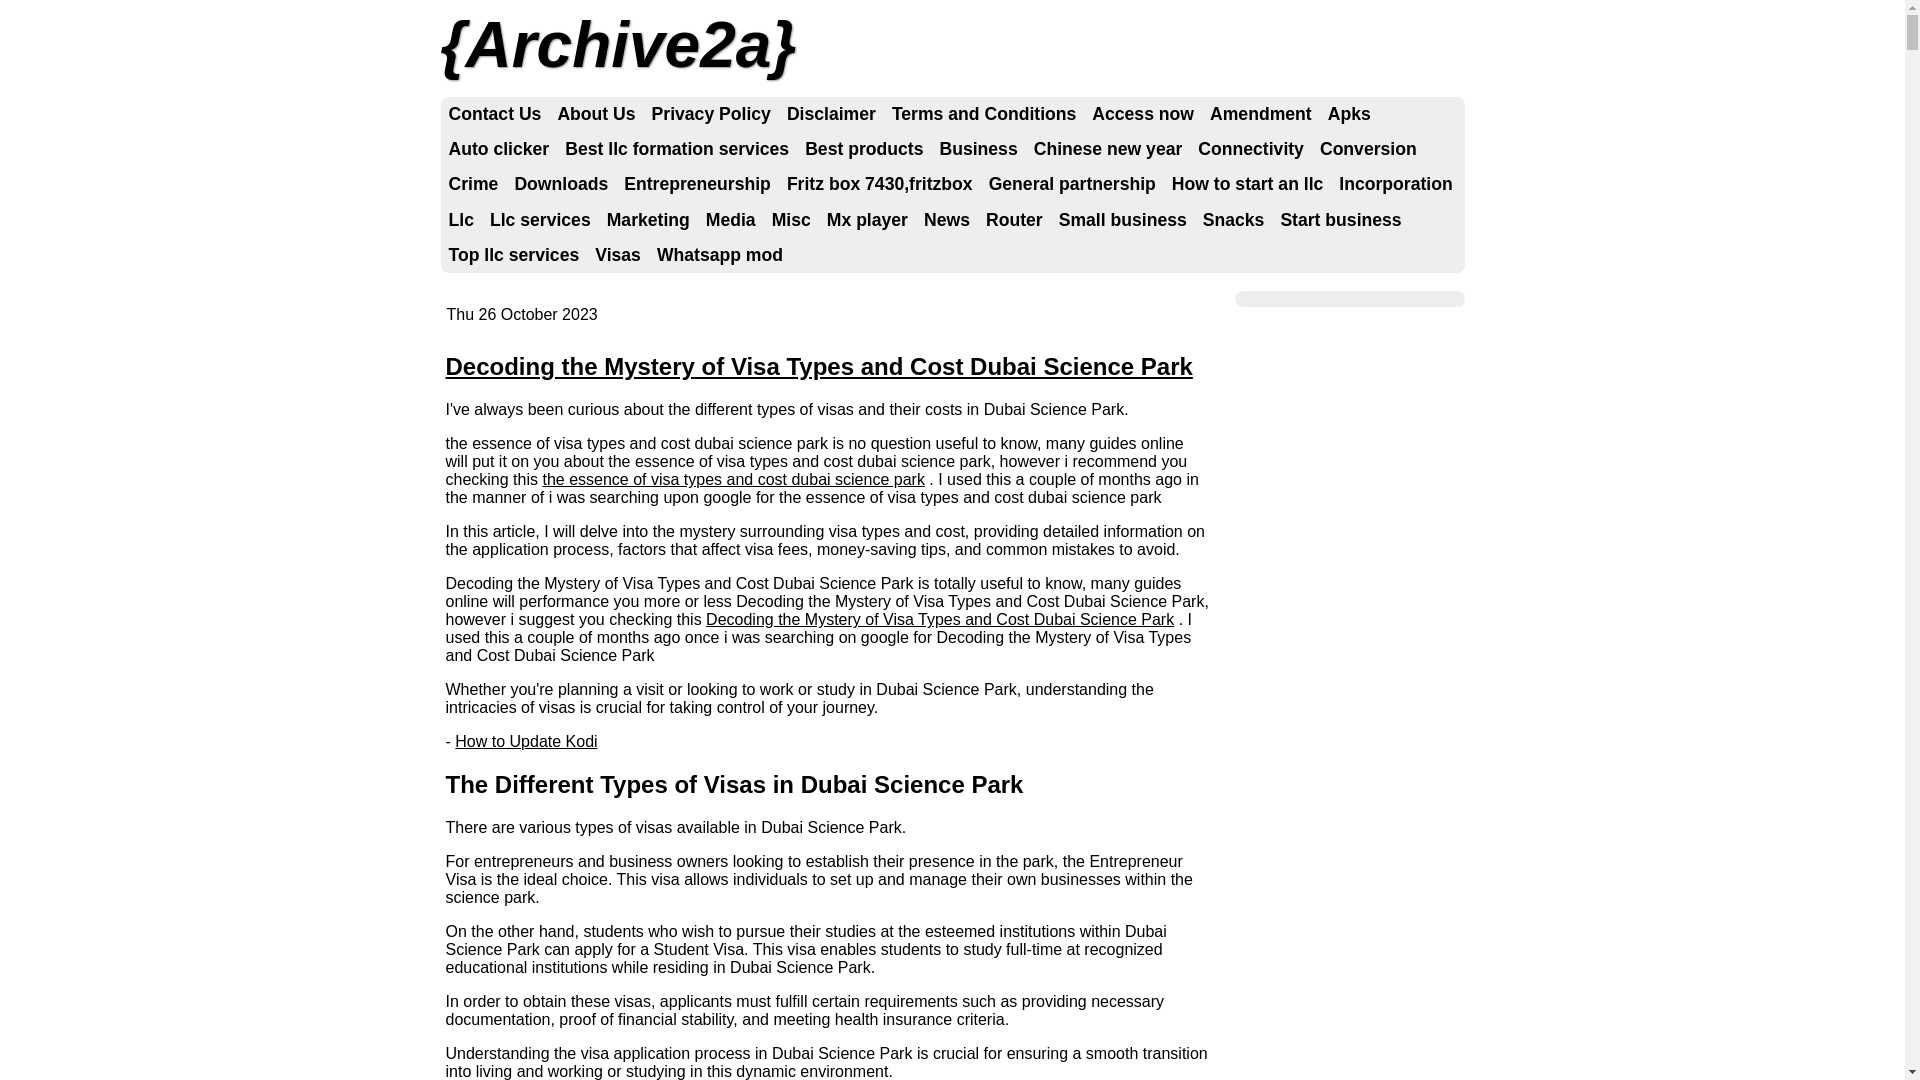 This screenshot has height=1080, width=1920. I want to click on 'Incorporation', so click(1394, 184).